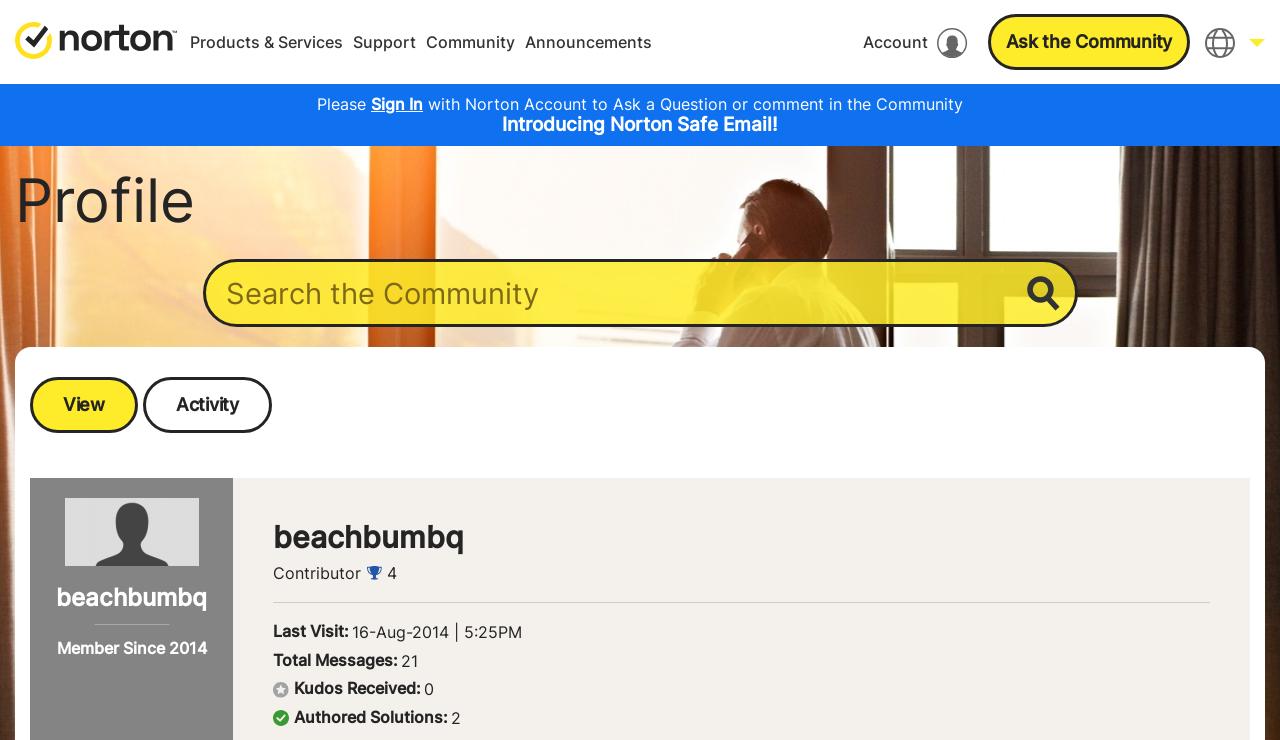 The height and width of the screenshot is (740, 1280). I want to click on 'Last Visit:', so click(272, 629).